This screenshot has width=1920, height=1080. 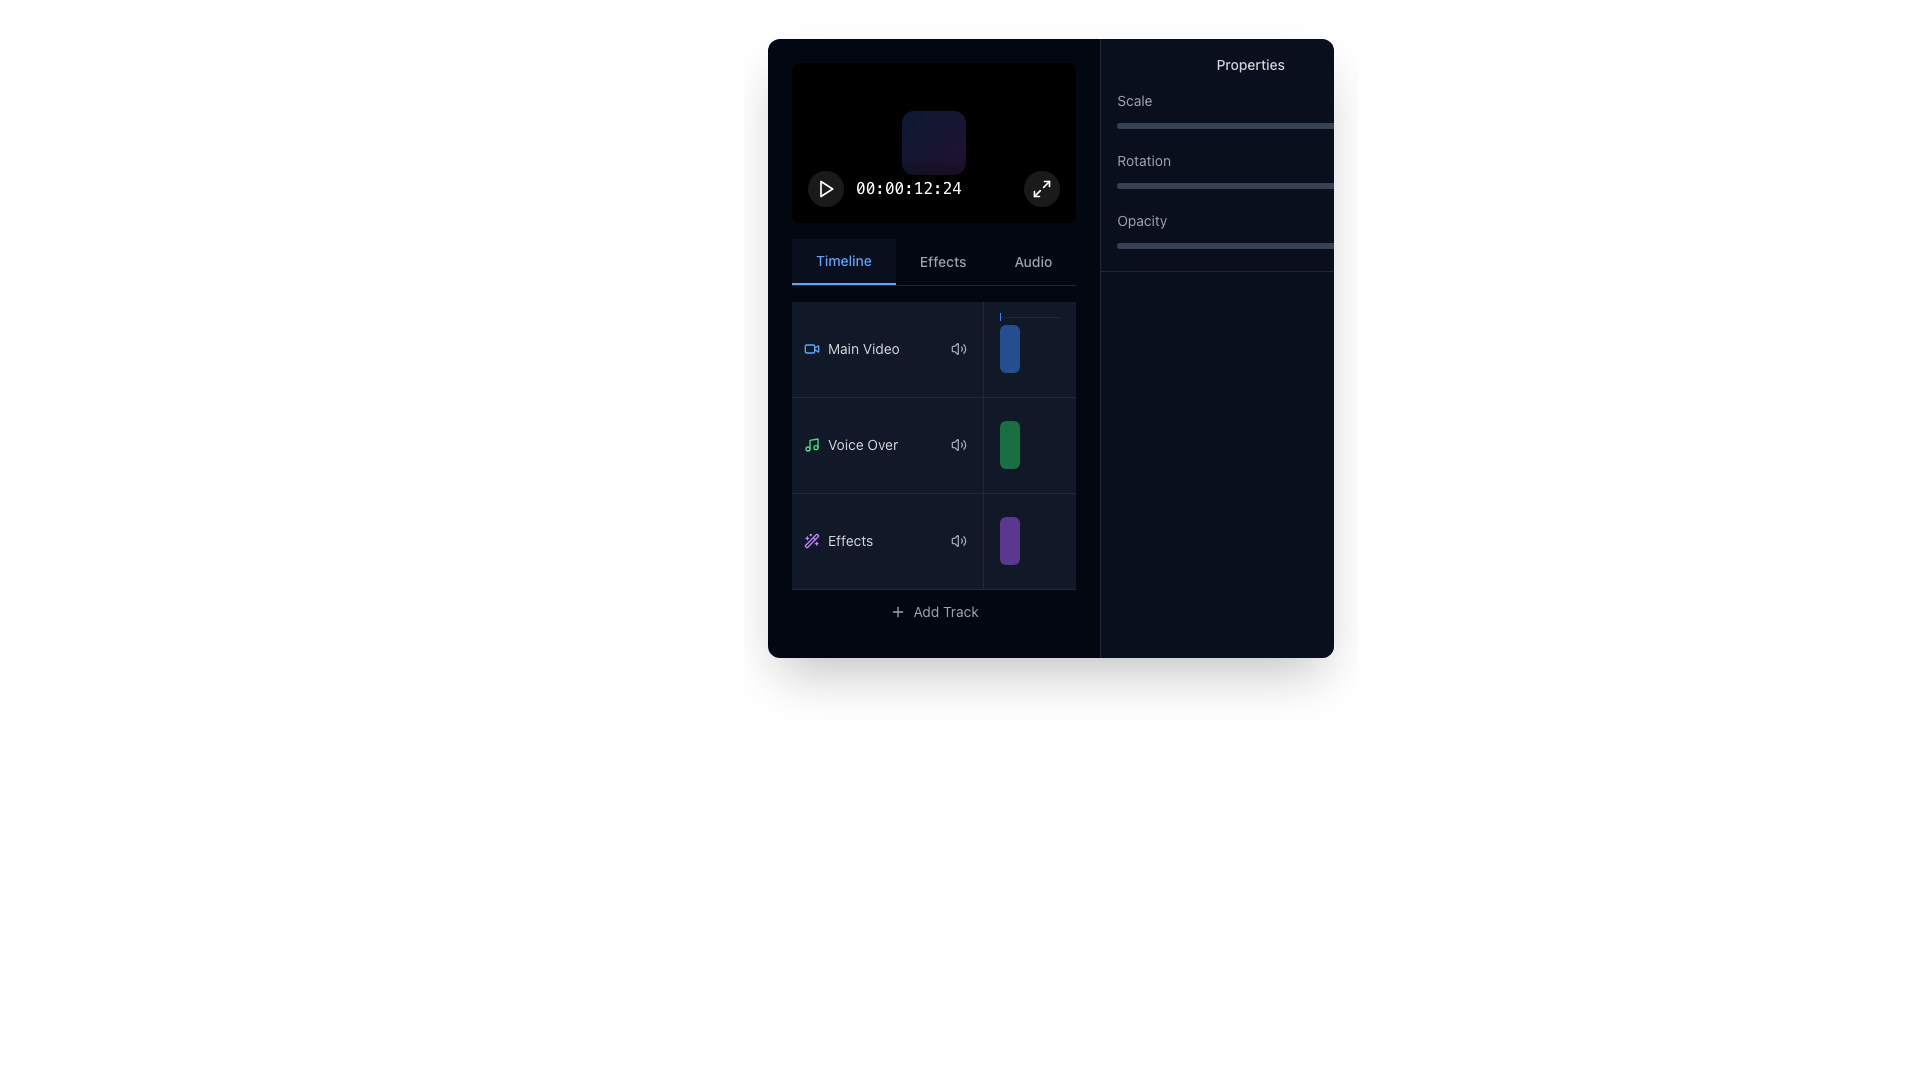 What do you see at coordinates (843, 260) in the screenshot?
I see `the blue-colored 'Timeline' tab button, which is the active tab in the tab bar interface` at bounding box center [843, 260].